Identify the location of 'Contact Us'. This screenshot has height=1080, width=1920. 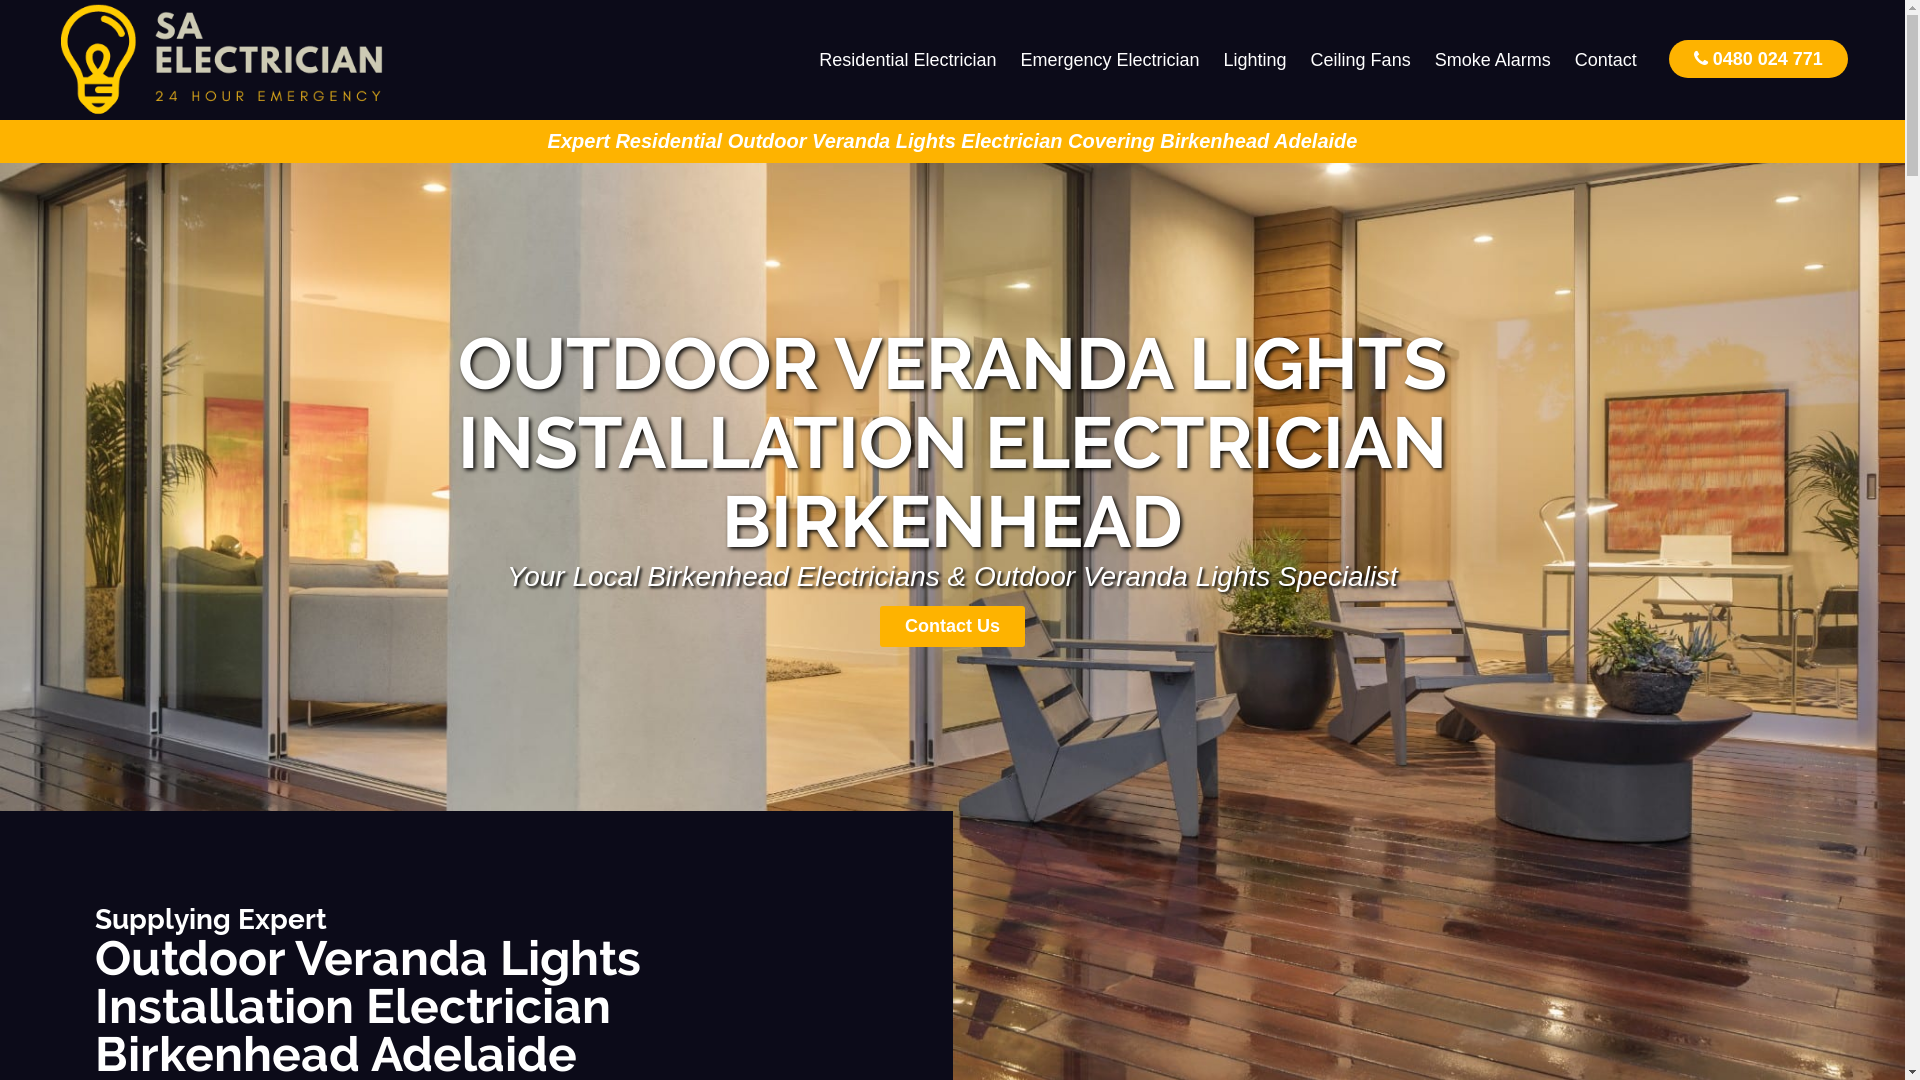
(951, 625).